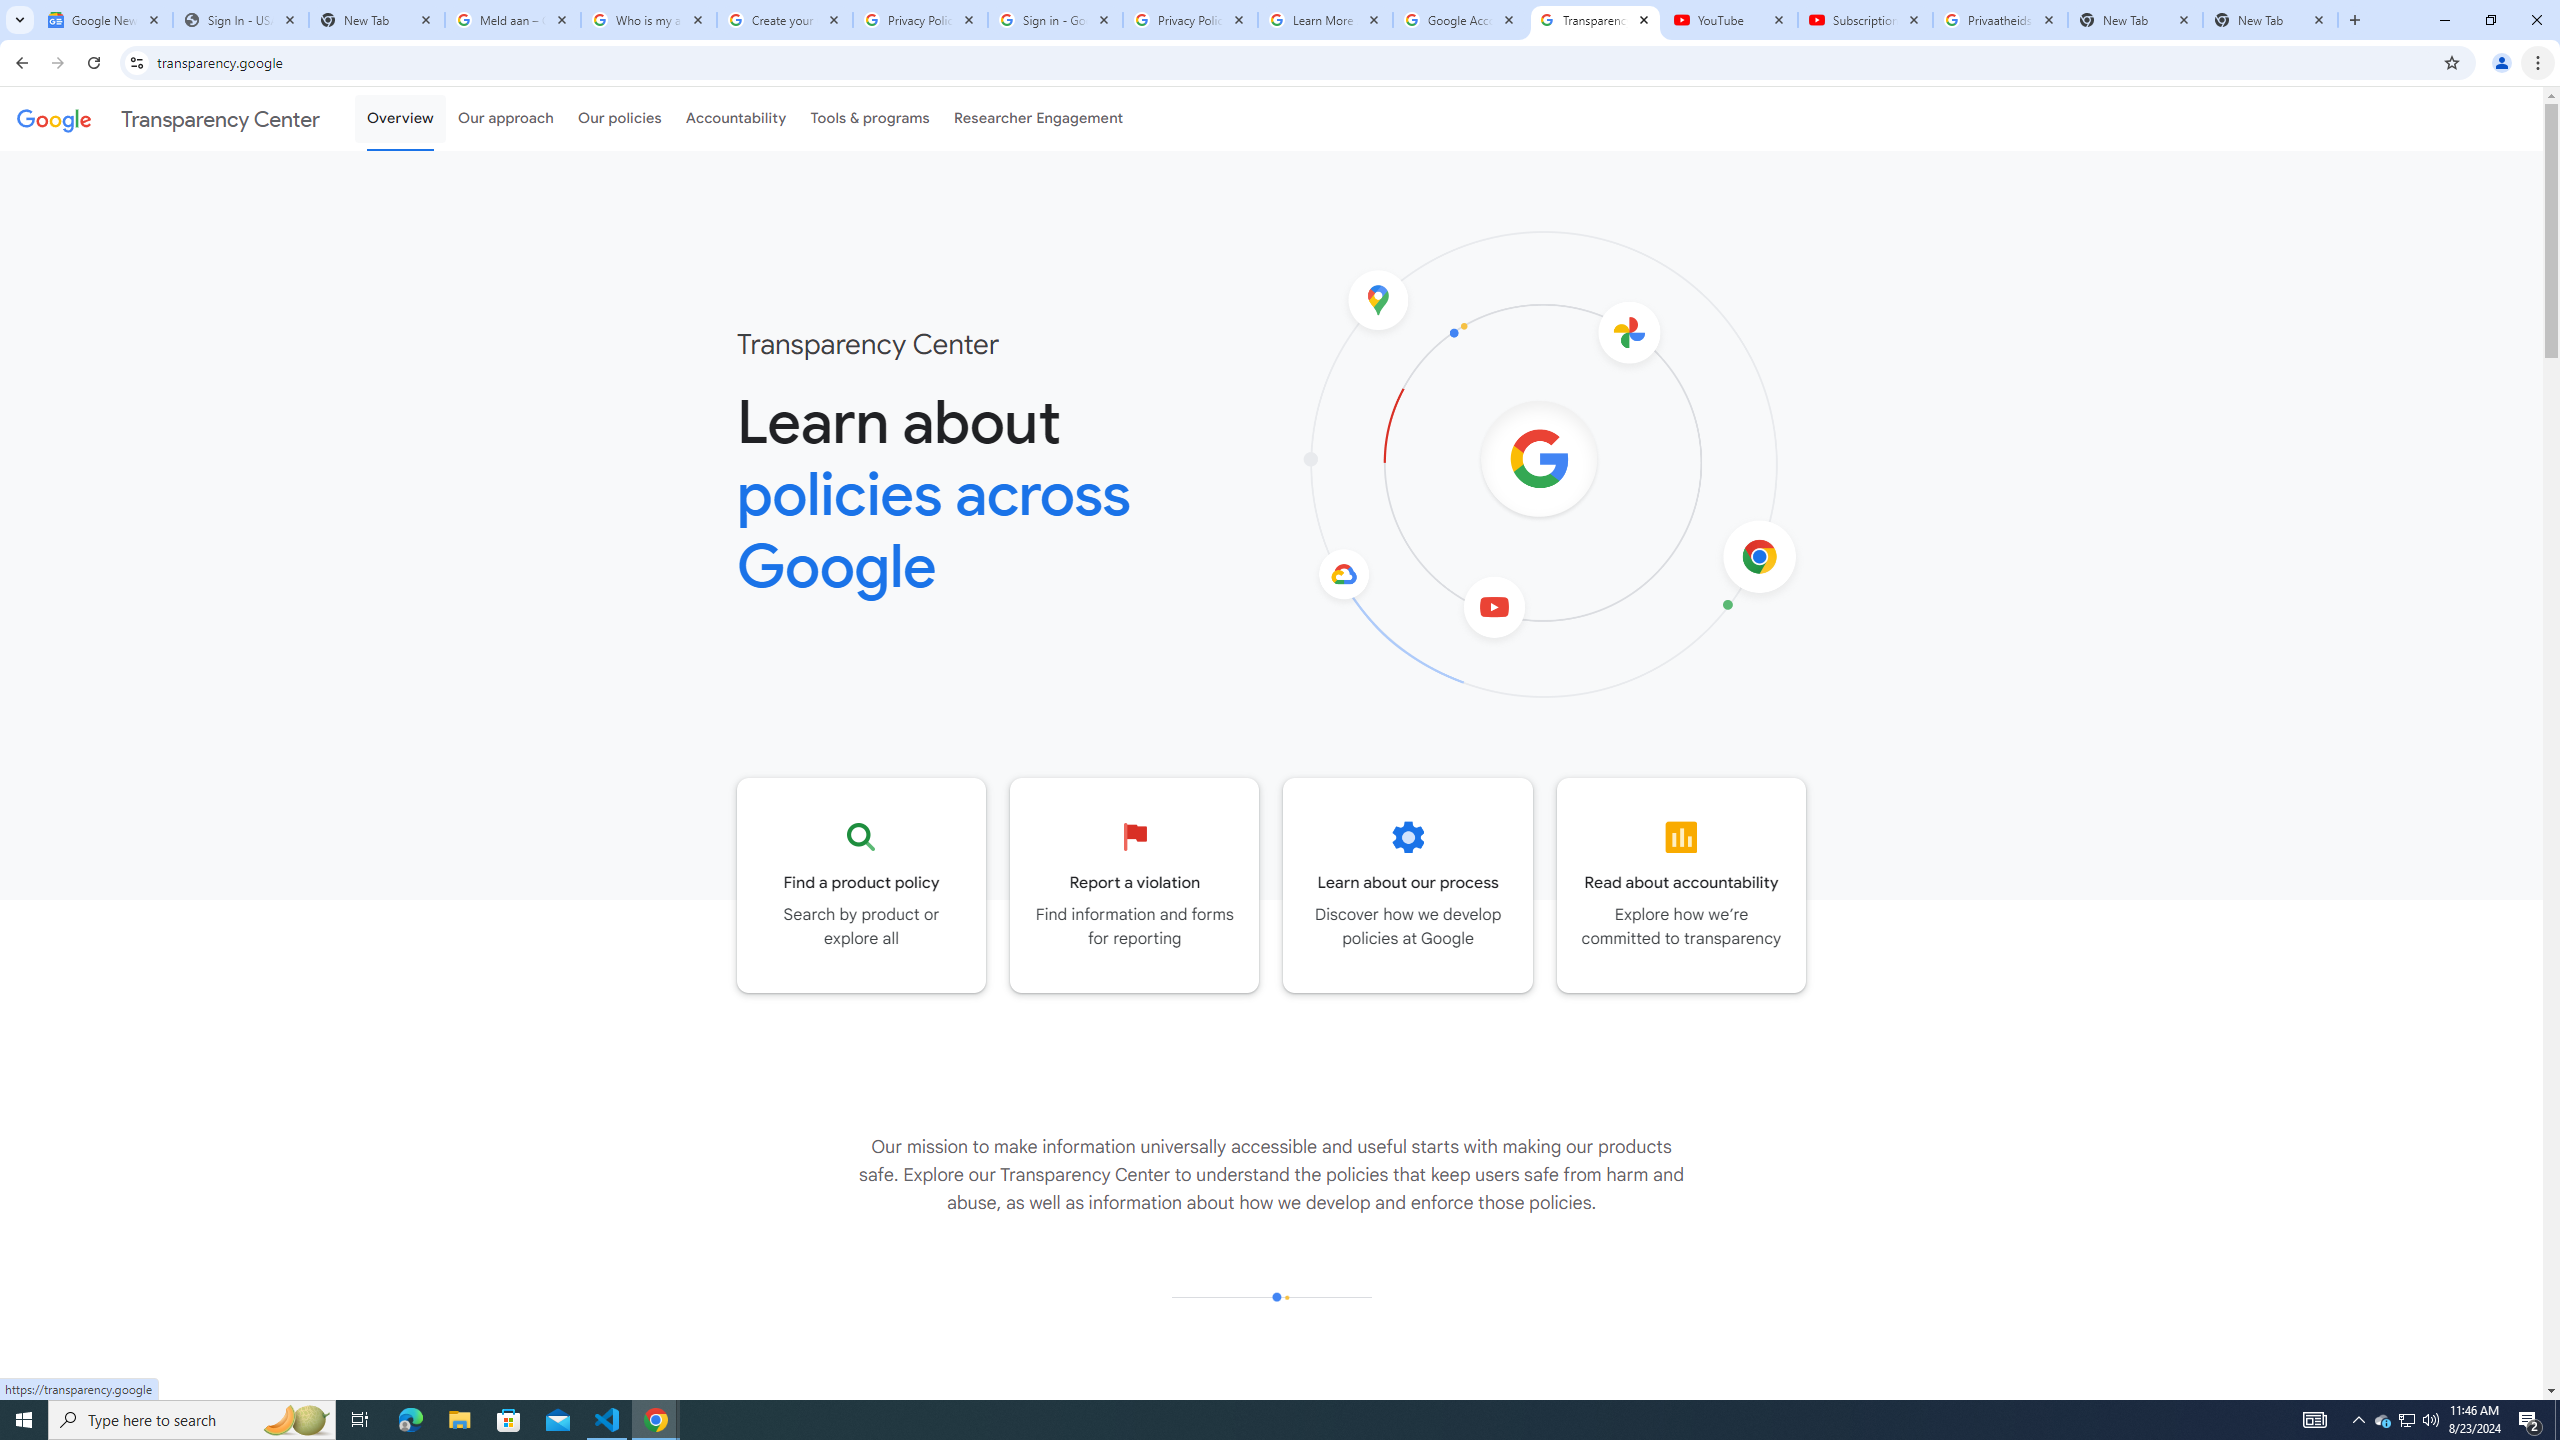 The height and width of the screenshot is (1440, 2560). I want to click on 'Create your Google Account', so click(784, 19).